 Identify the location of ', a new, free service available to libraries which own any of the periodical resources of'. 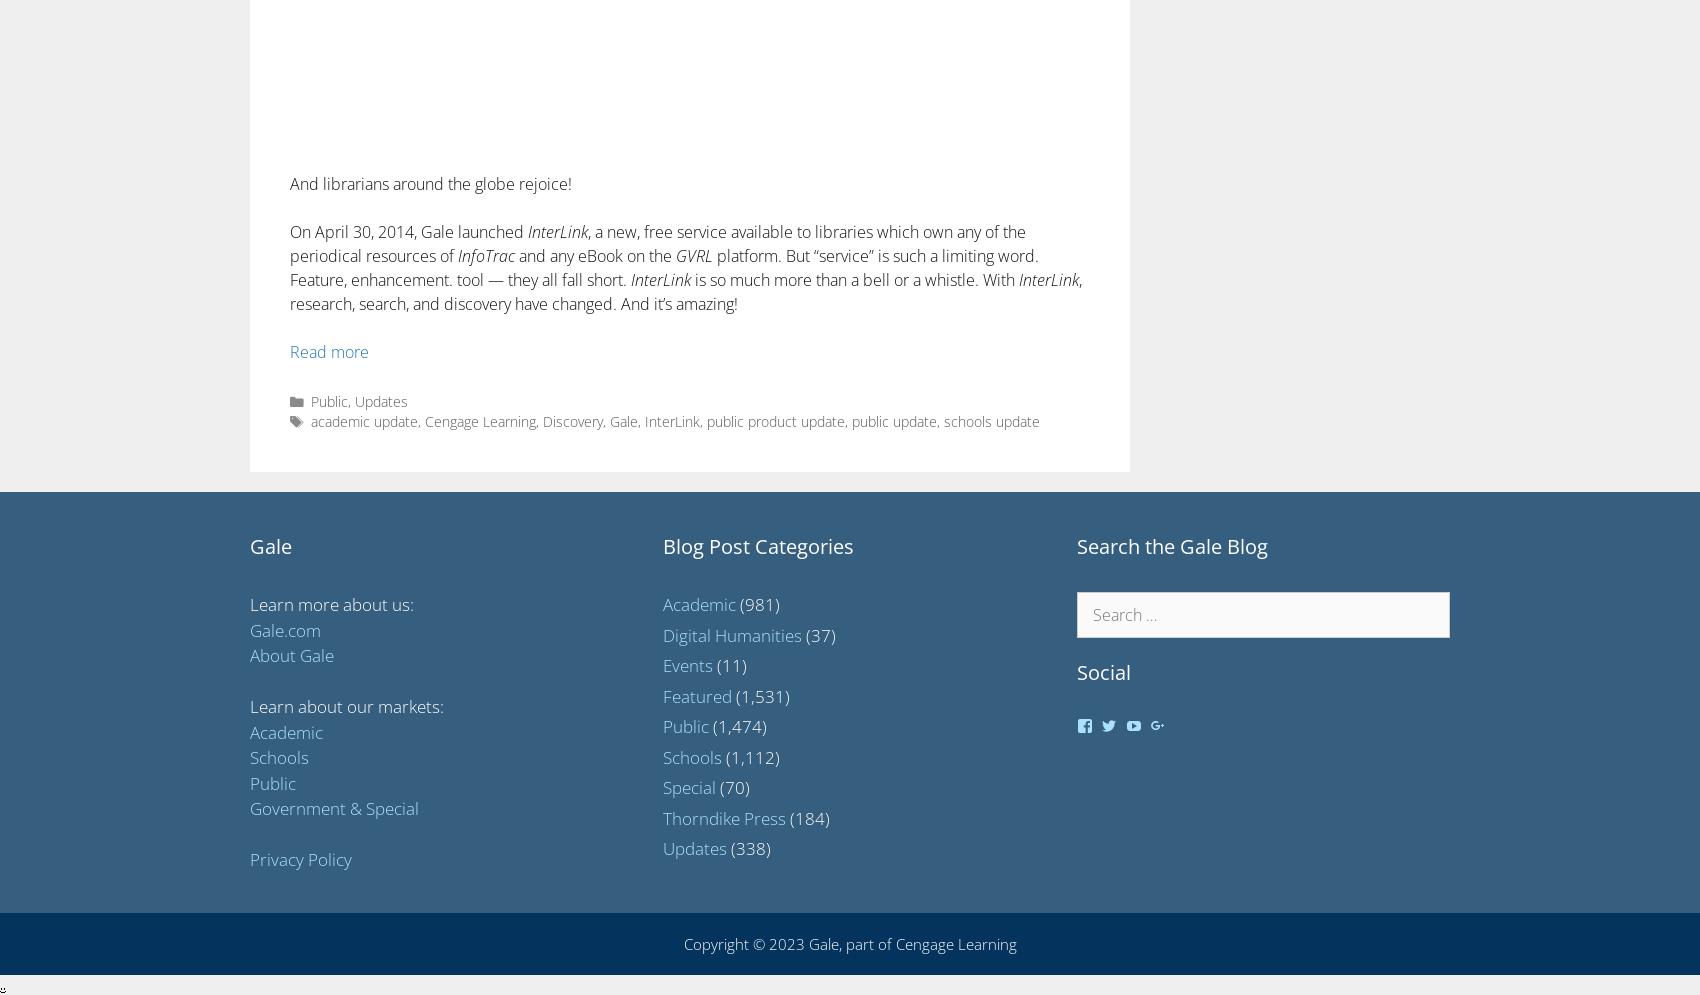
(290, 243).